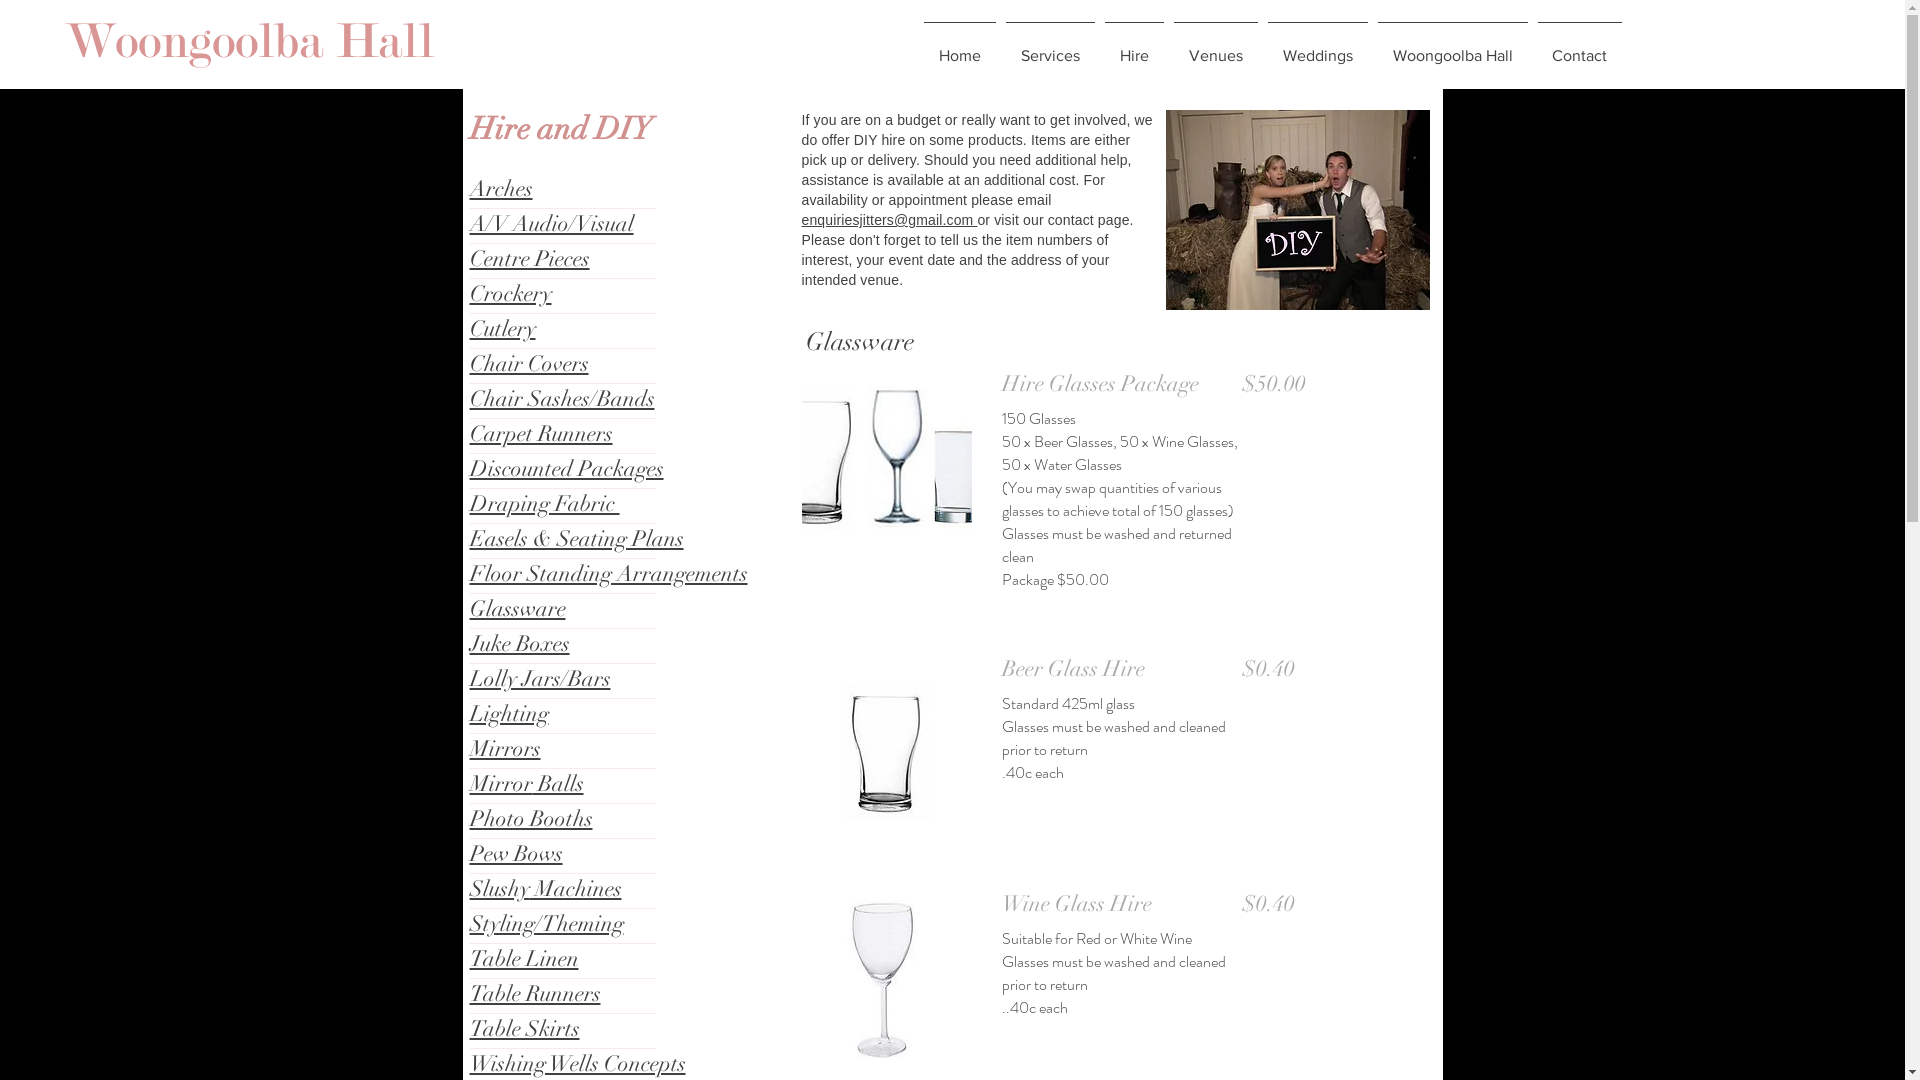  What do you see at coordinates (886, 455) in the screenshot?
I see `'Glass Package.jpg'` at bounding box center [886, 455].